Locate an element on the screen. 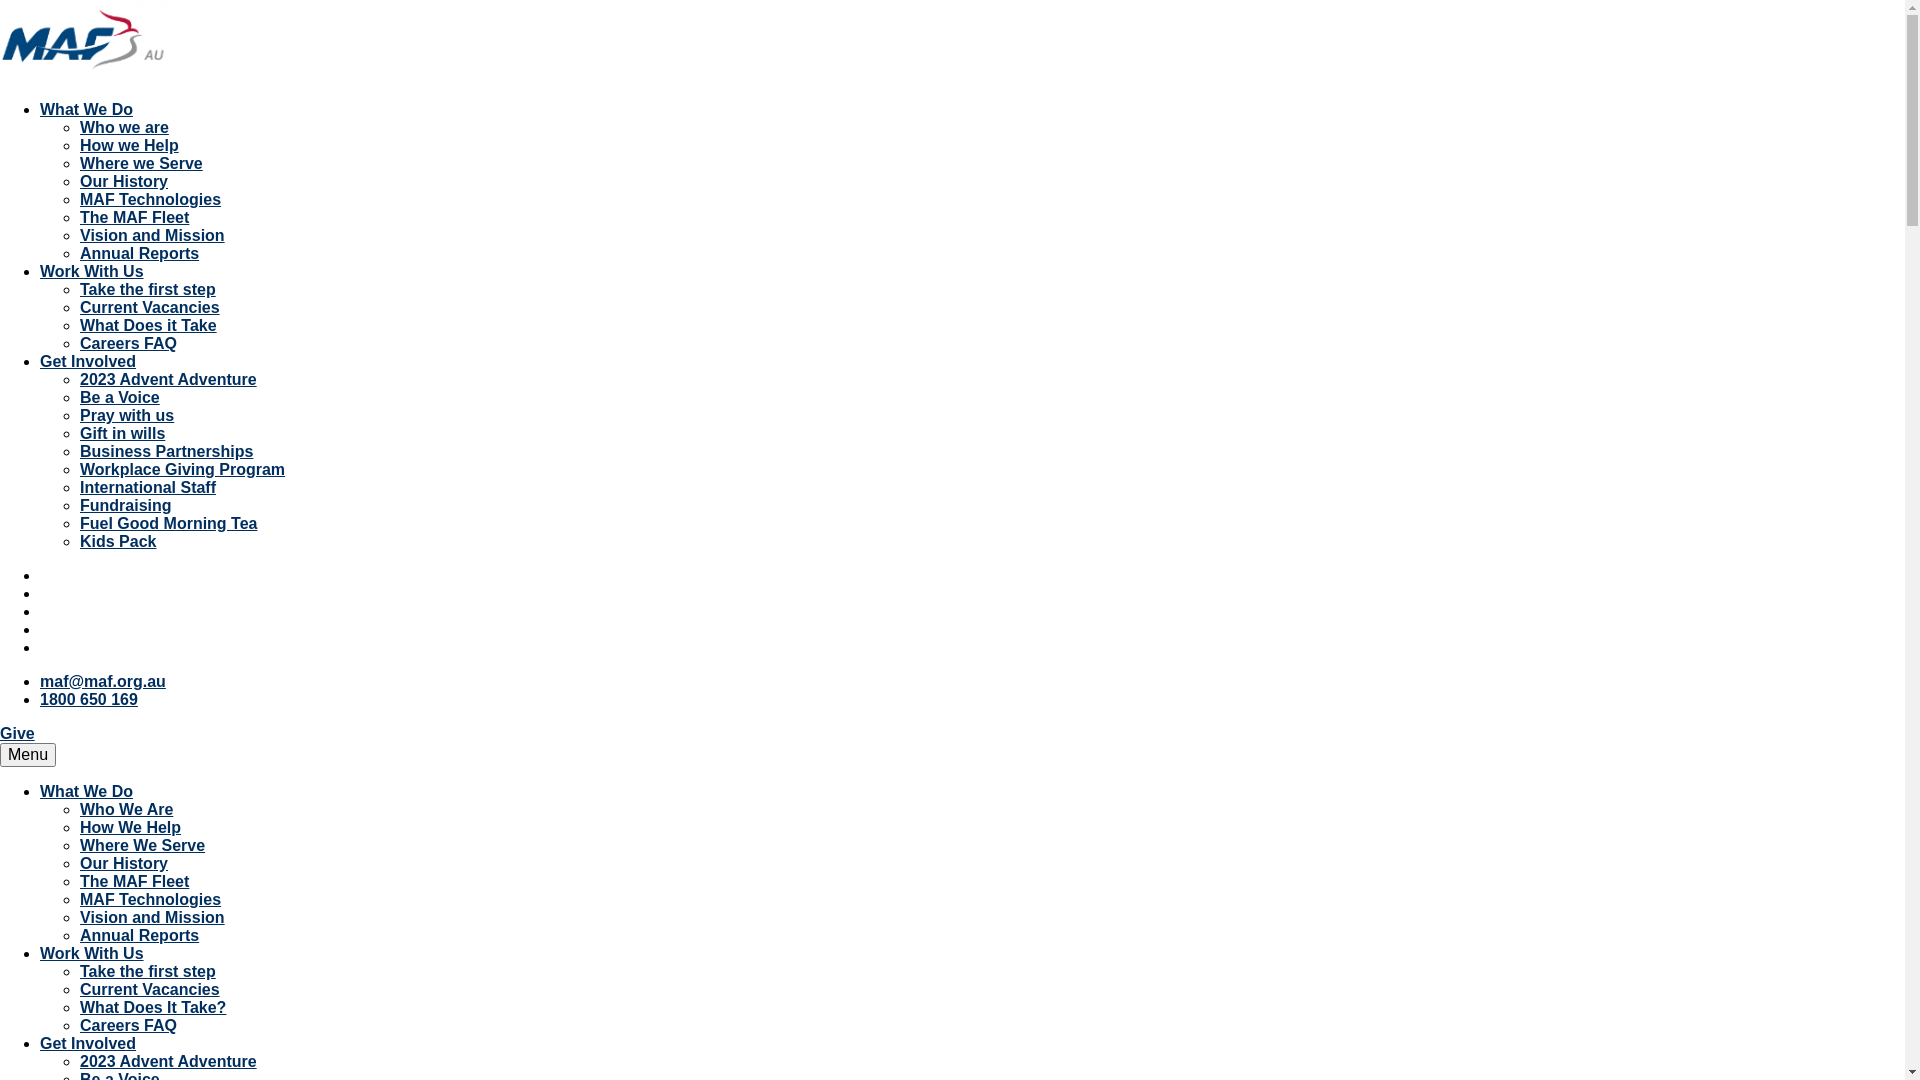 The image size is (1920, 1080). 'Who We Are' is located at coordinates (125, 808).